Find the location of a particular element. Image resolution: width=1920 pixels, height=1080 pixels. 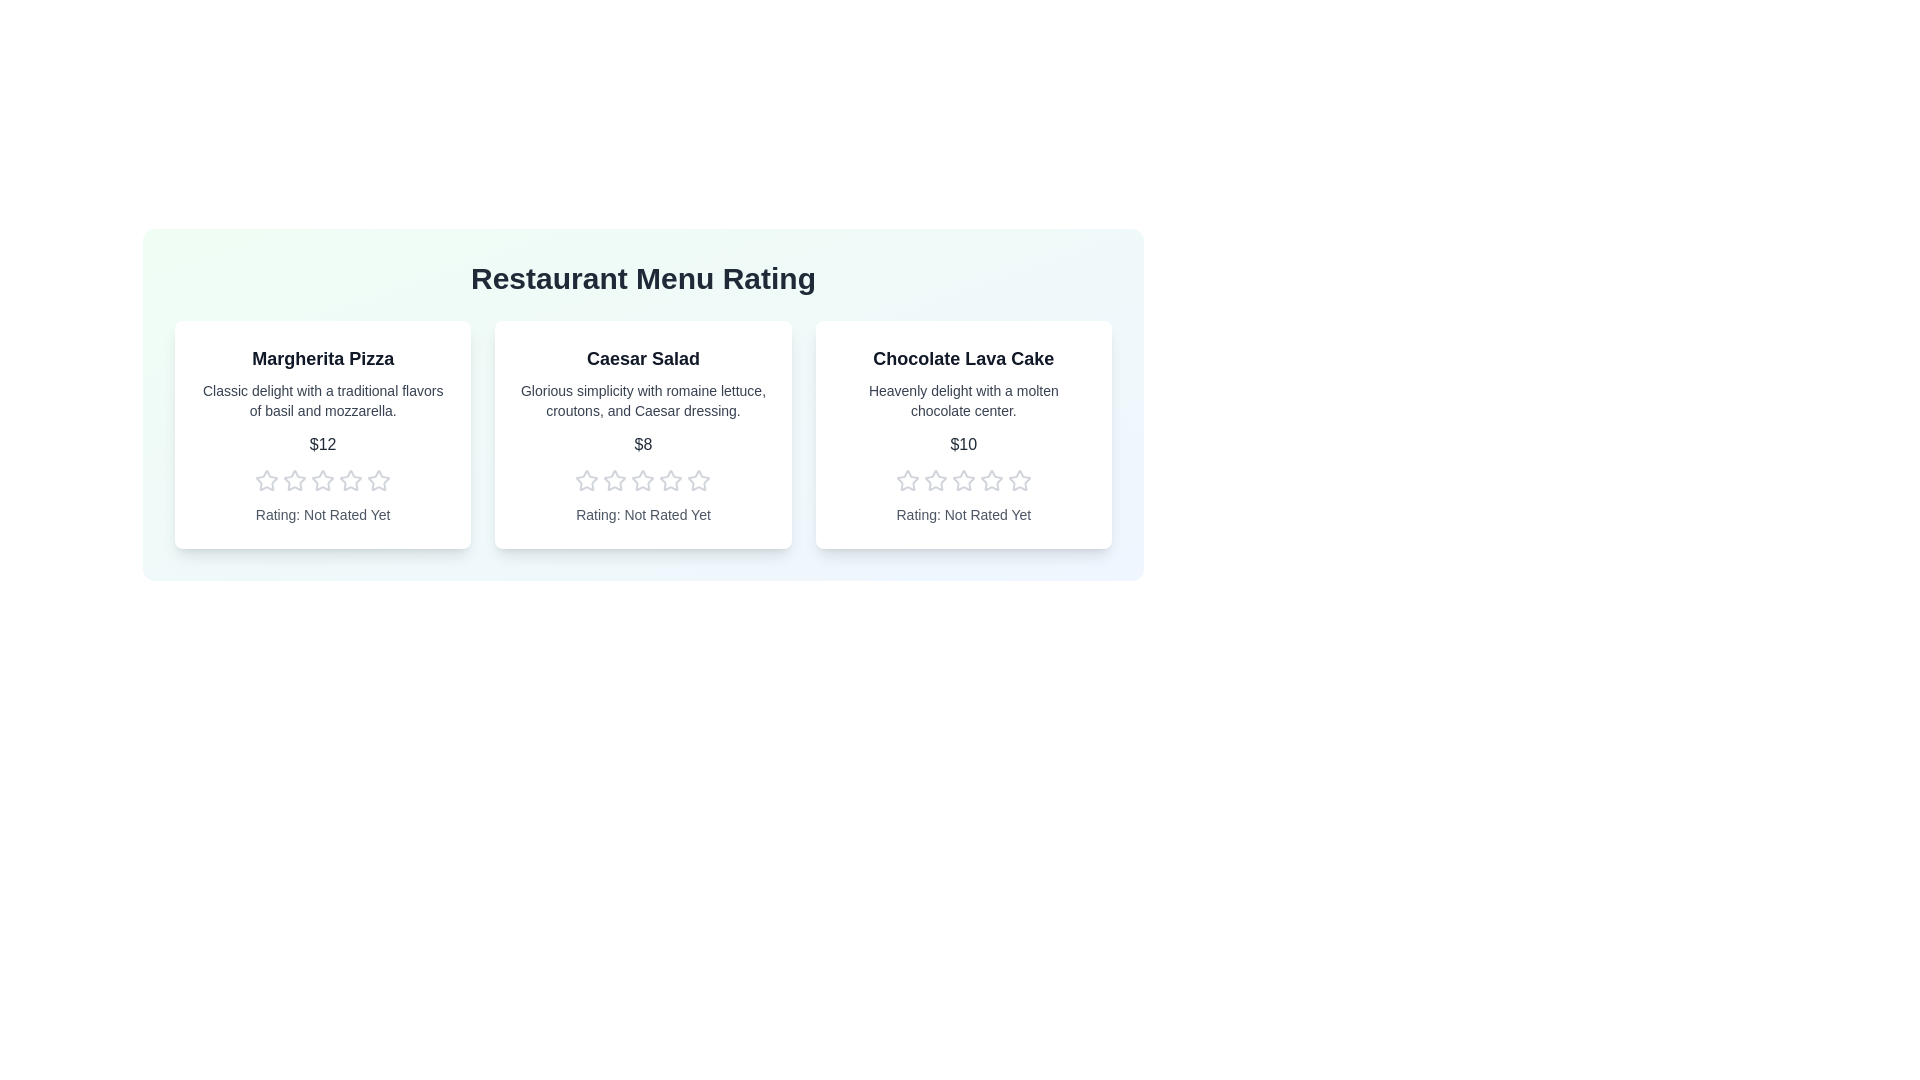

the 1 star to preview the rating is located at coordinates (266, 481).